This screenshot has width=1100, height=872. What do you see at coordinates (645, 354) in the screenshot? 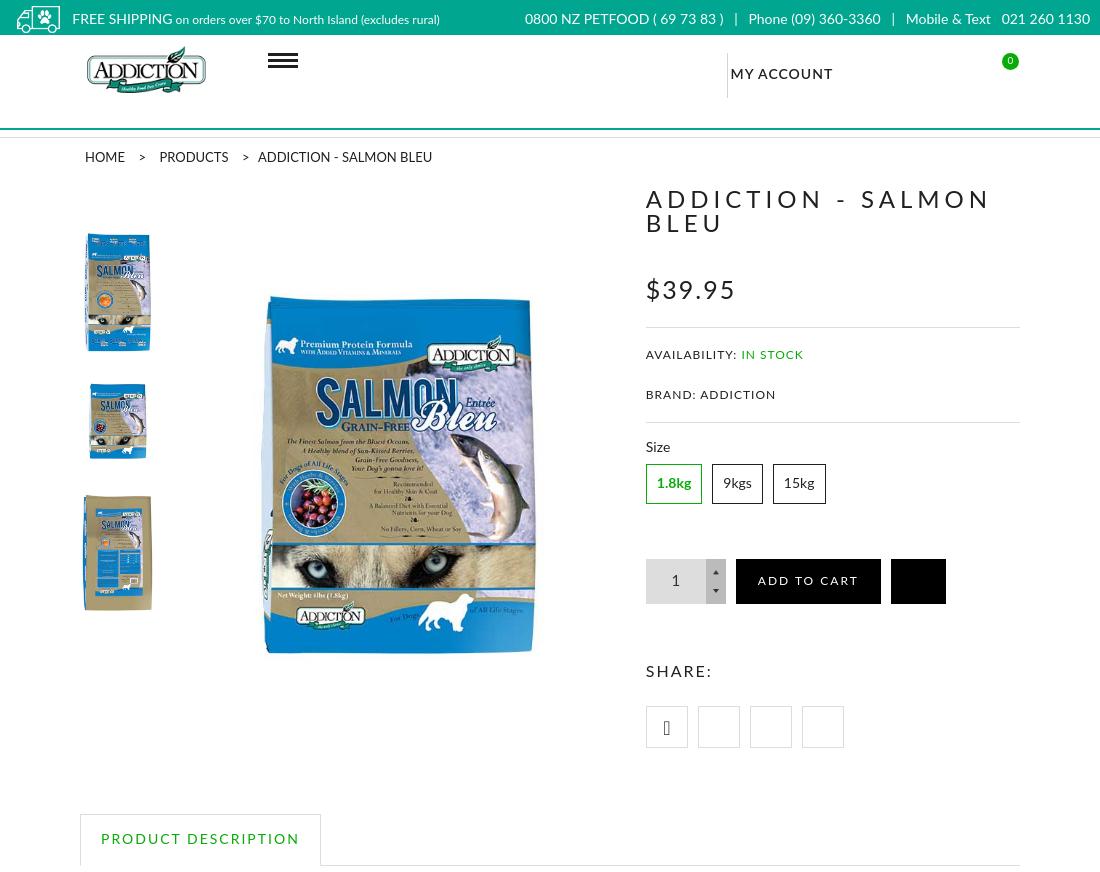
I see `'Availability:'` at bounding box center [645, 354].